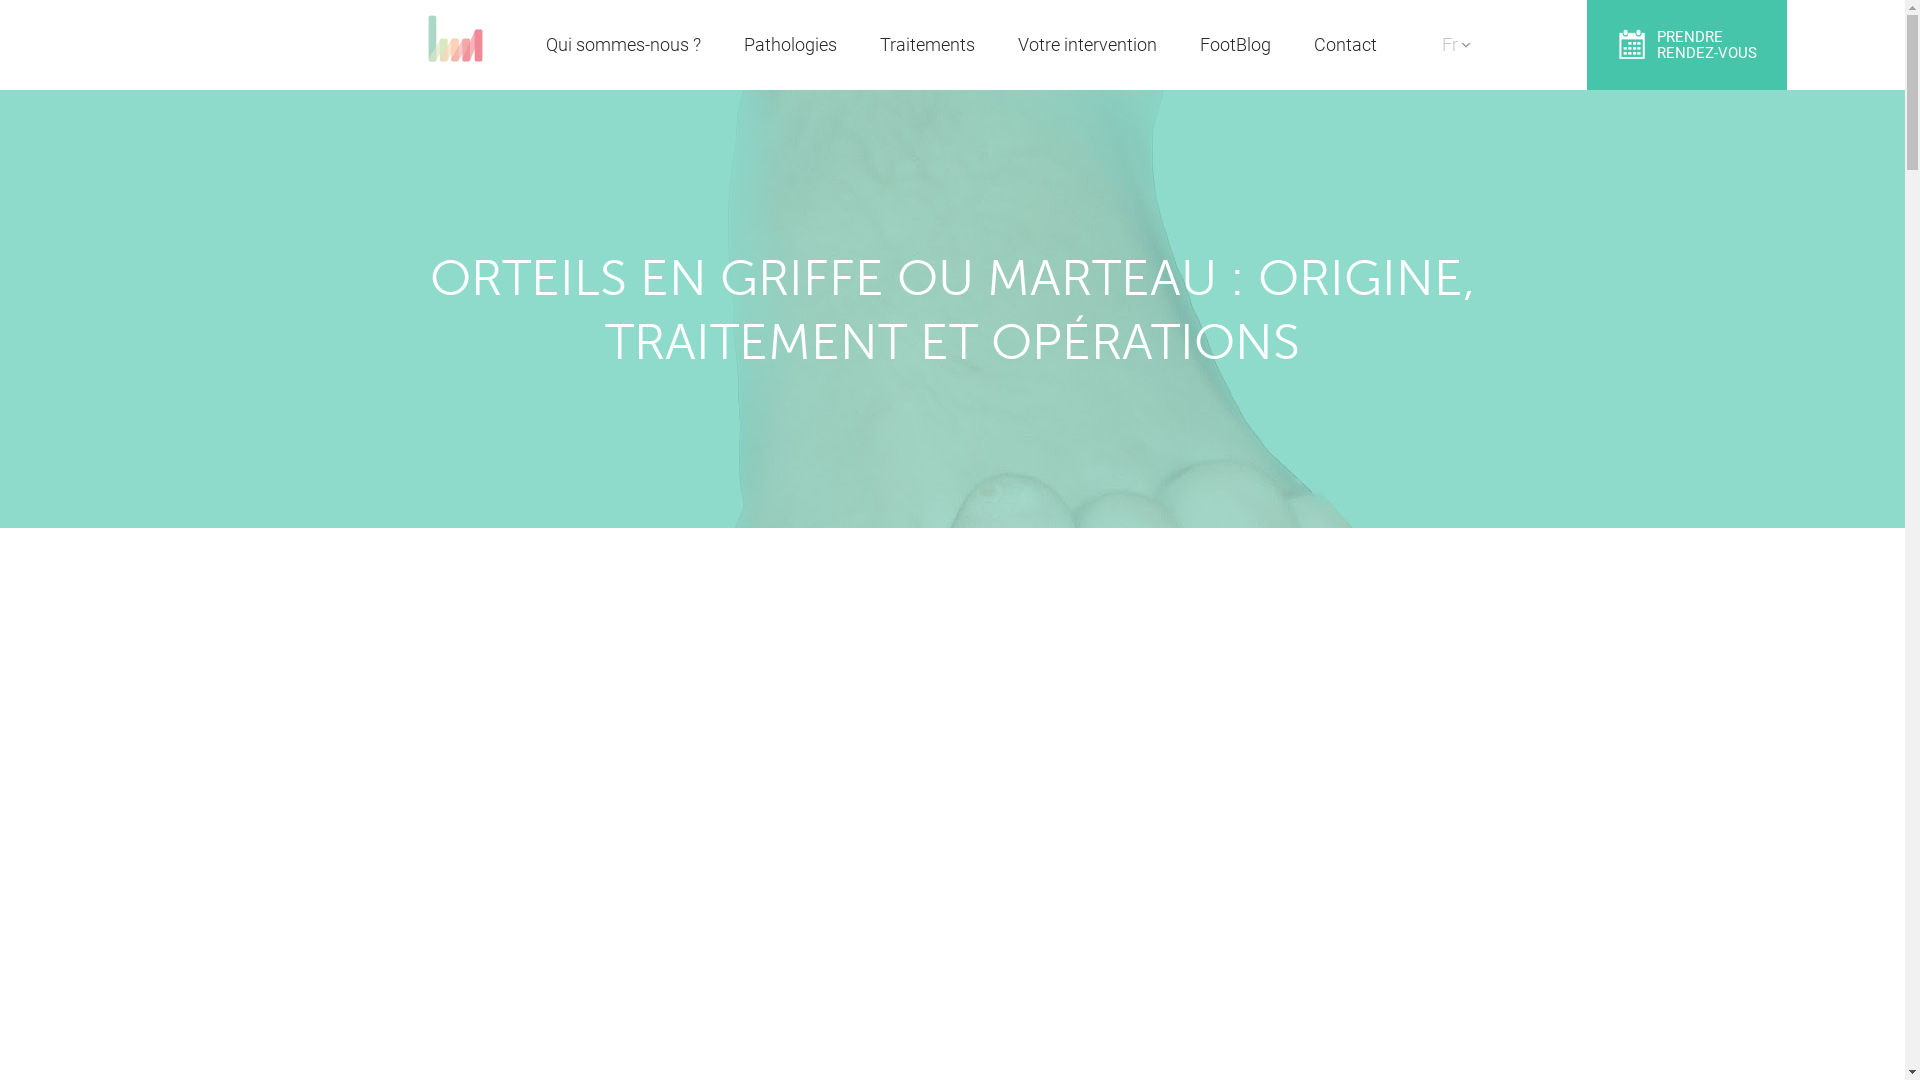 This screenshot has height=1080, width=1920. Describe the element at coordinates (1345, 45) in the screenshot. I see `'Contact'` at that location.